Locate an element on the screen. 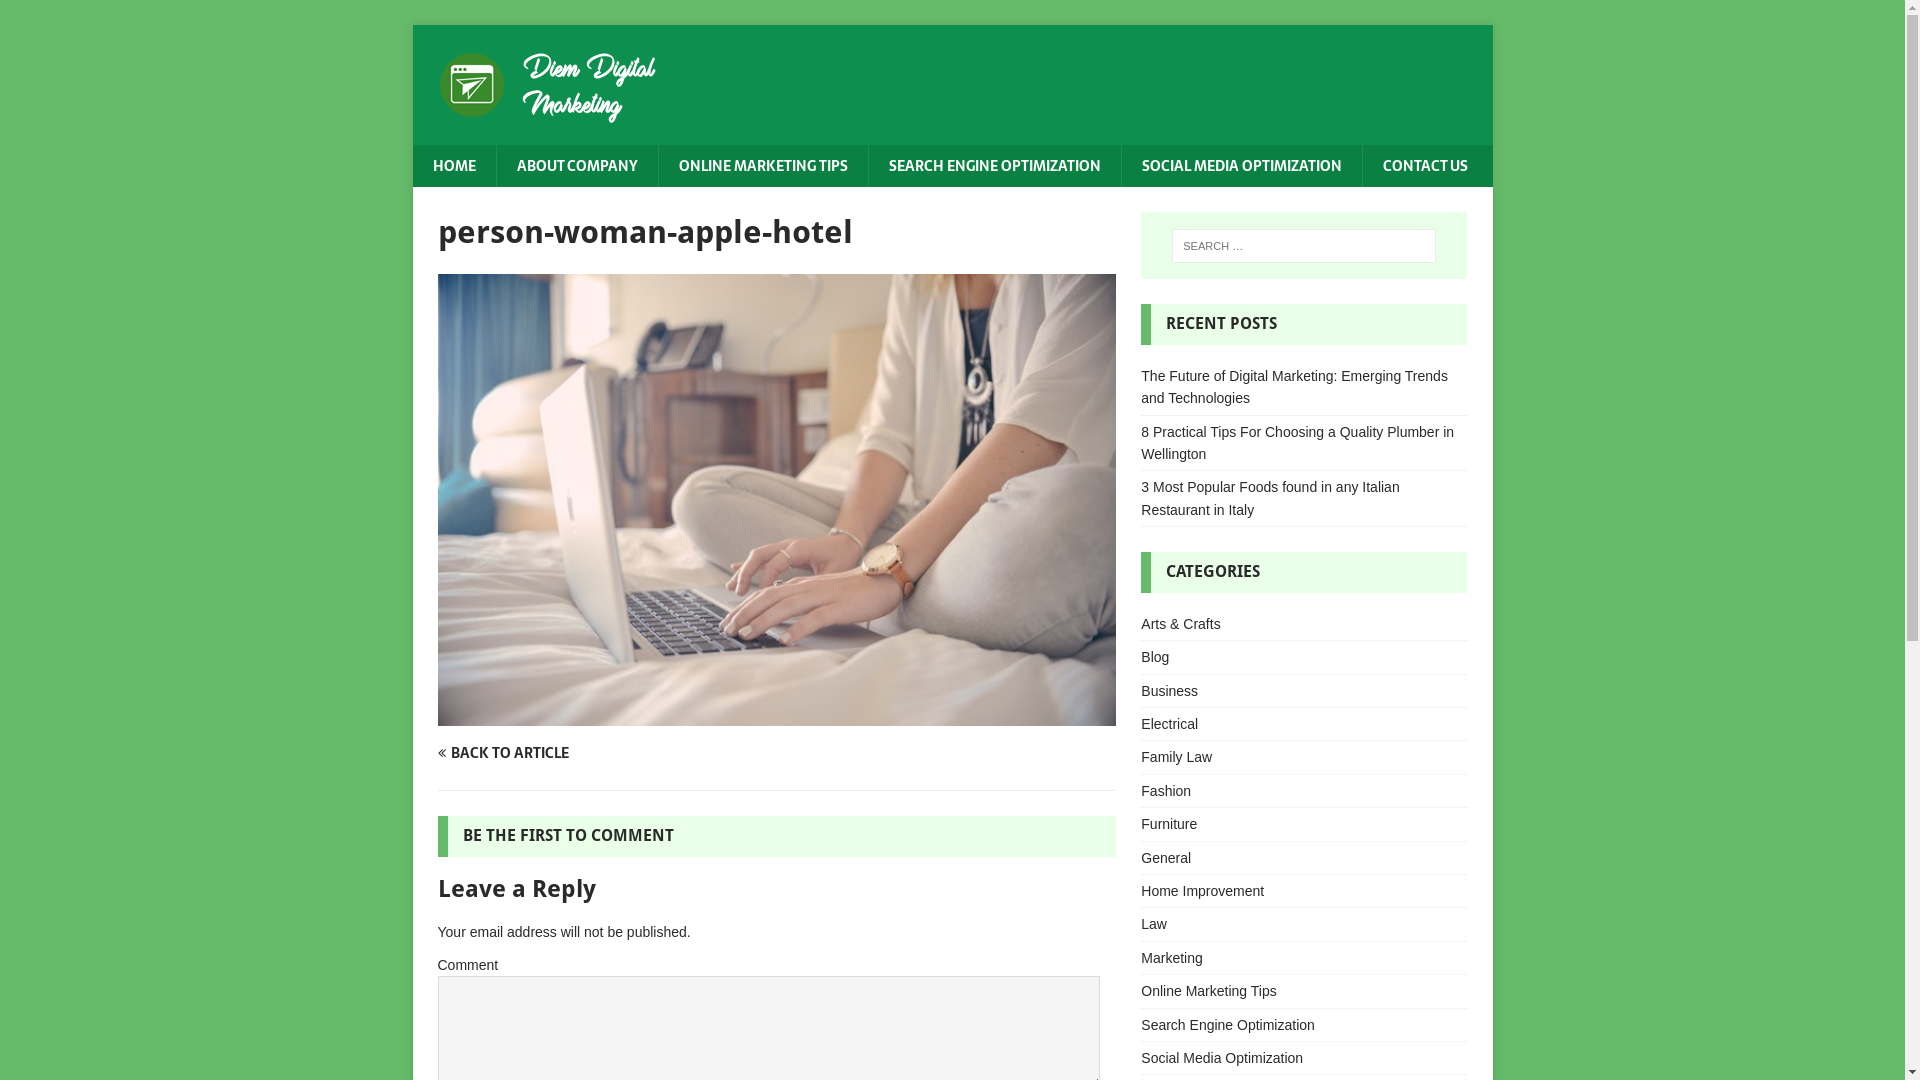 The image size is (1920, 1080). 'General' is located at coordinates (1141, 856).